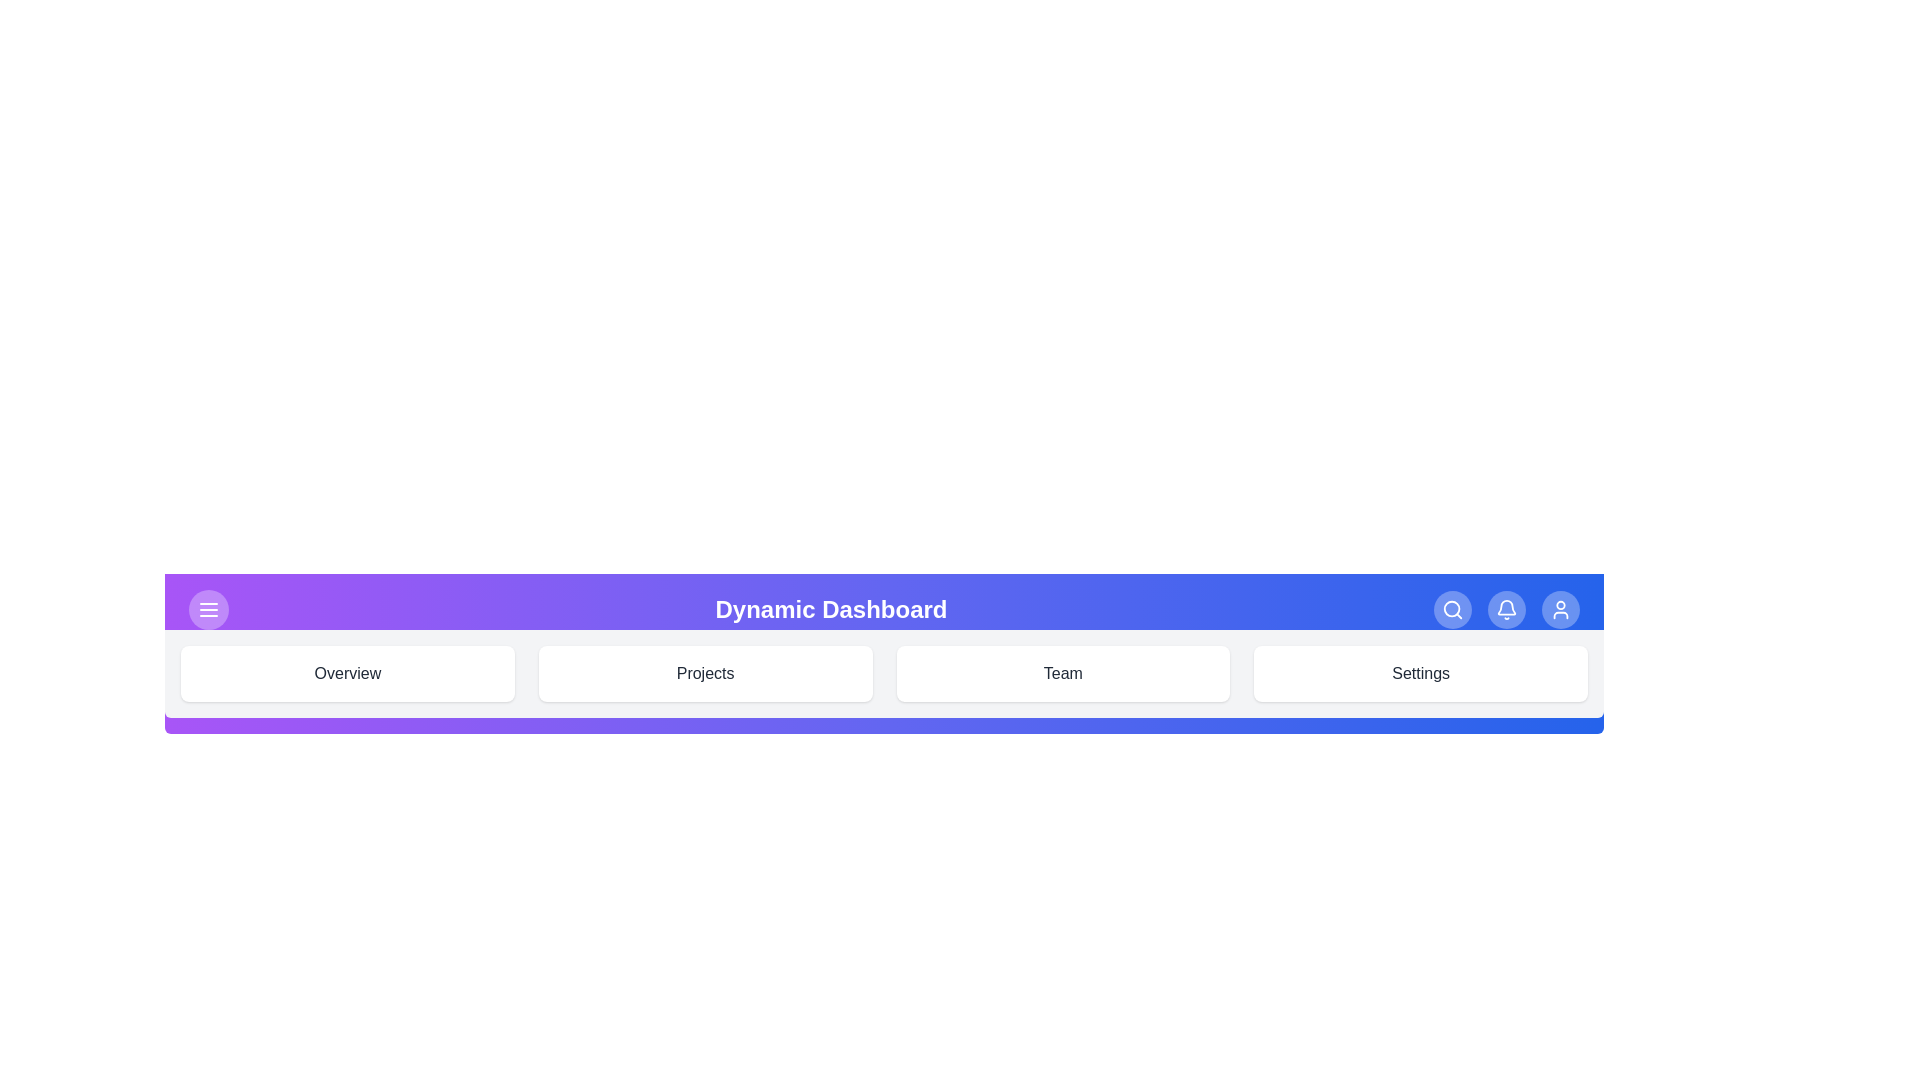 The width and height of the screenshot is (1920, 1080). What do you see at coordinates (1559, 608) in the screenshot?
I see `the user profile icon` at bounding box center [1559, 608].